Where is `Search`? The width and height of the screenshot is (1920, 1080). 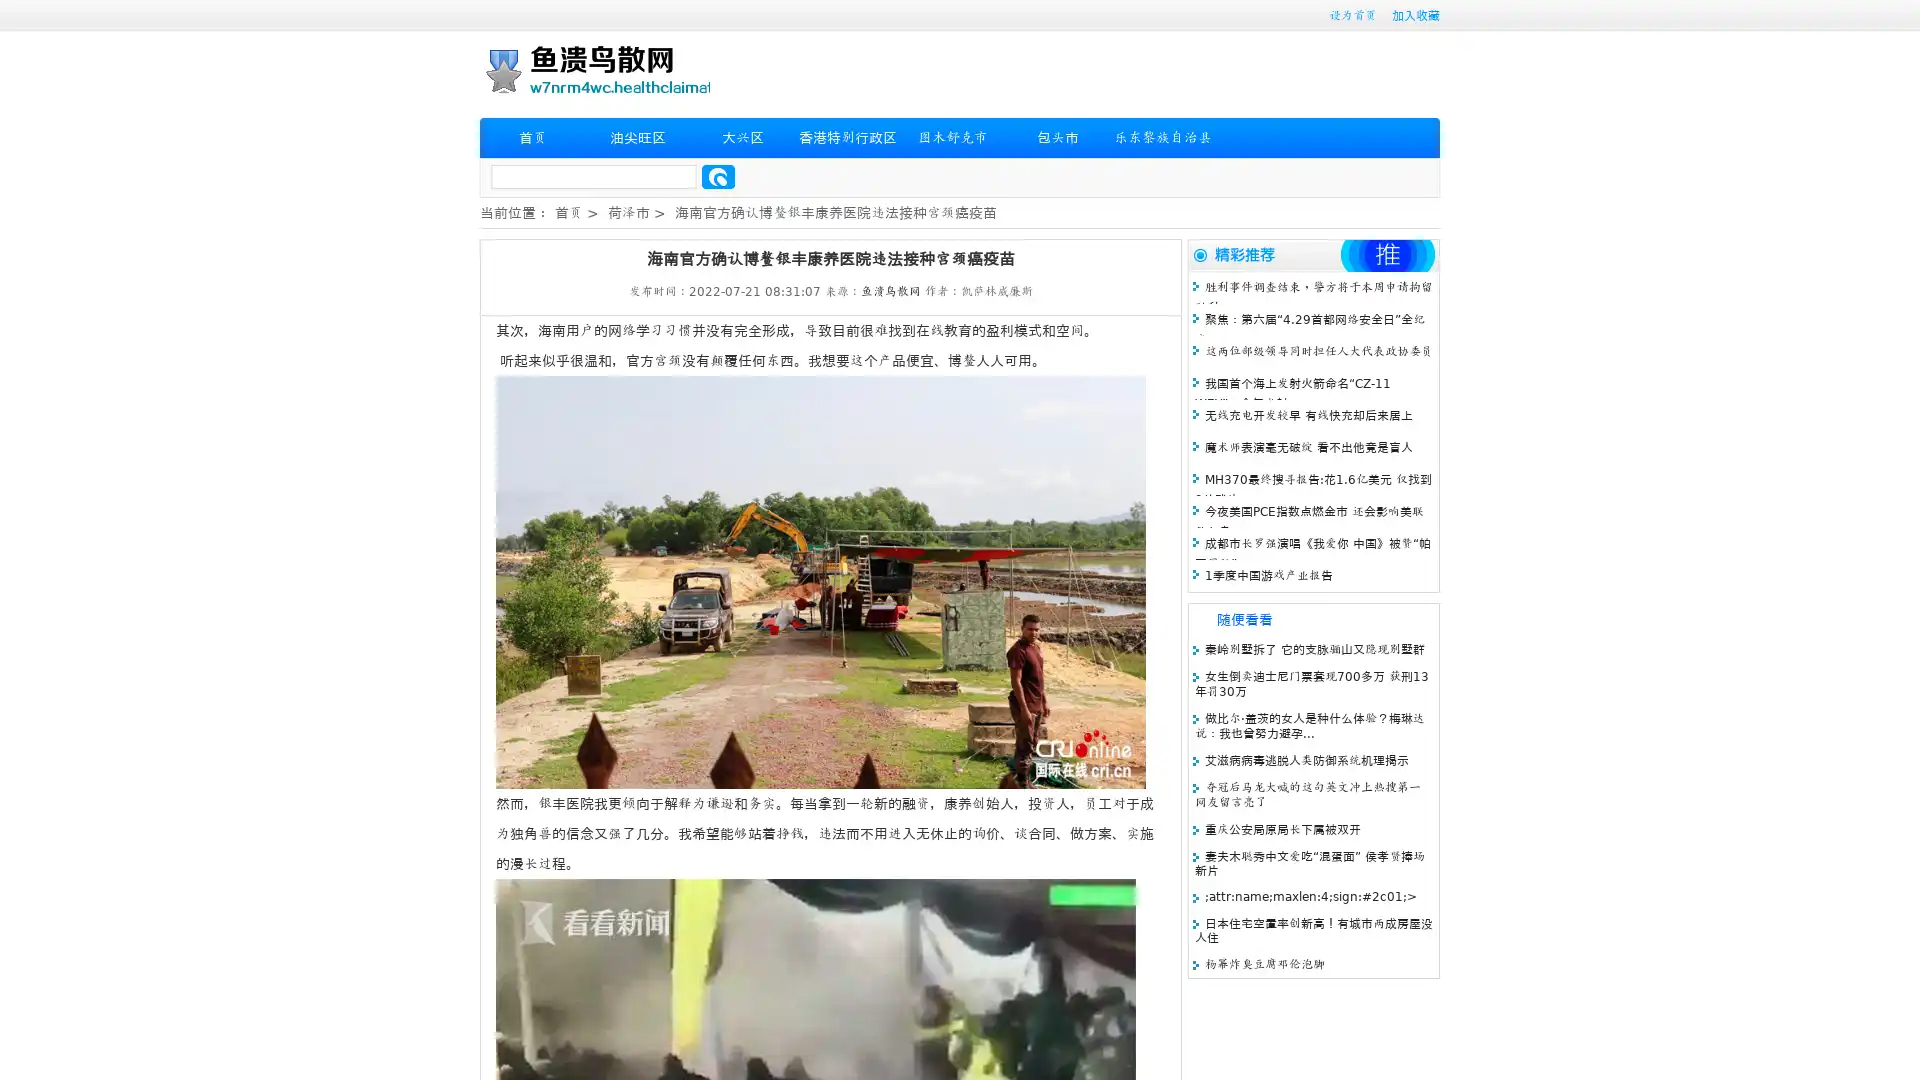 Search is located at coordinates (718, 176).